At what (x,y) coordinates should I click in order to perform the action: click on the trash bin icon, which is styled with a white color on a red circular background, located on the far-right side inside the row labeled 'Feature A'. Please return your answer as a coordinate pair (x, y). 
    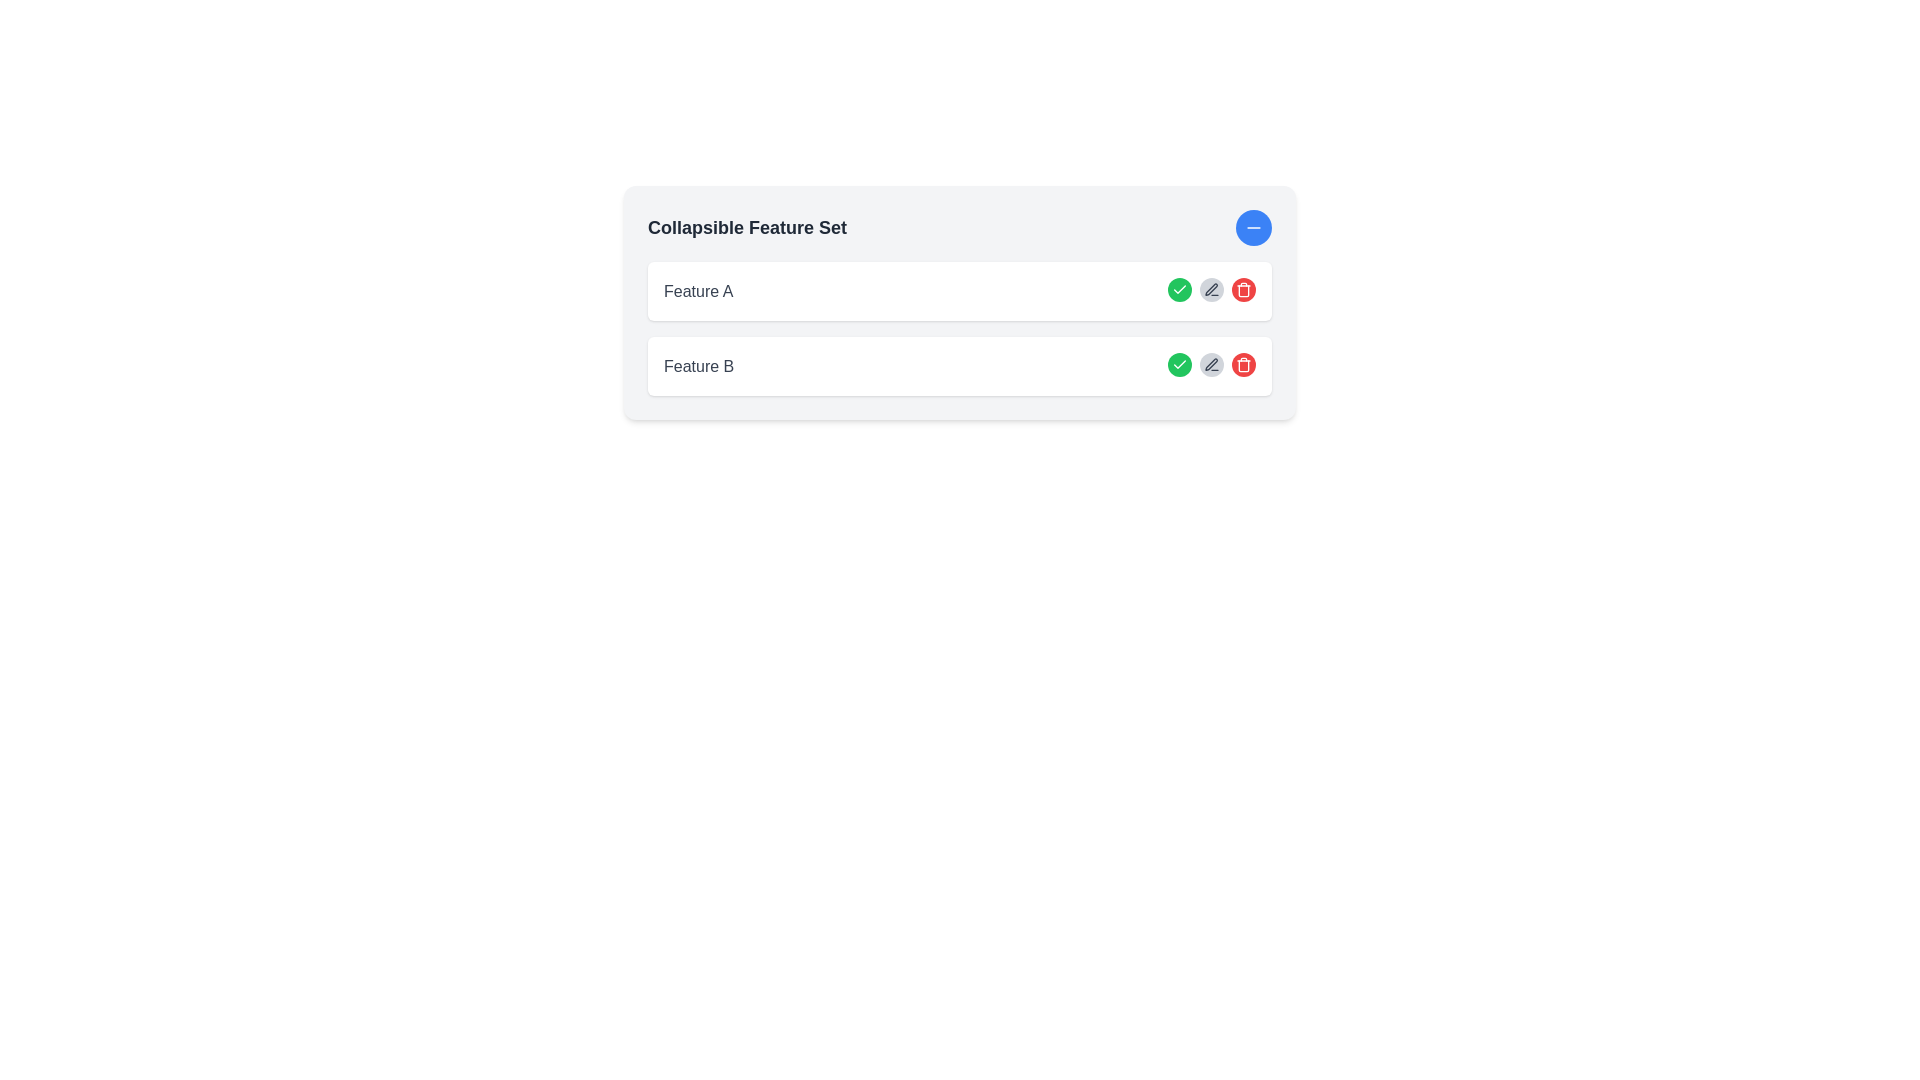
    Looking at the image, I should click on (1242, 289).